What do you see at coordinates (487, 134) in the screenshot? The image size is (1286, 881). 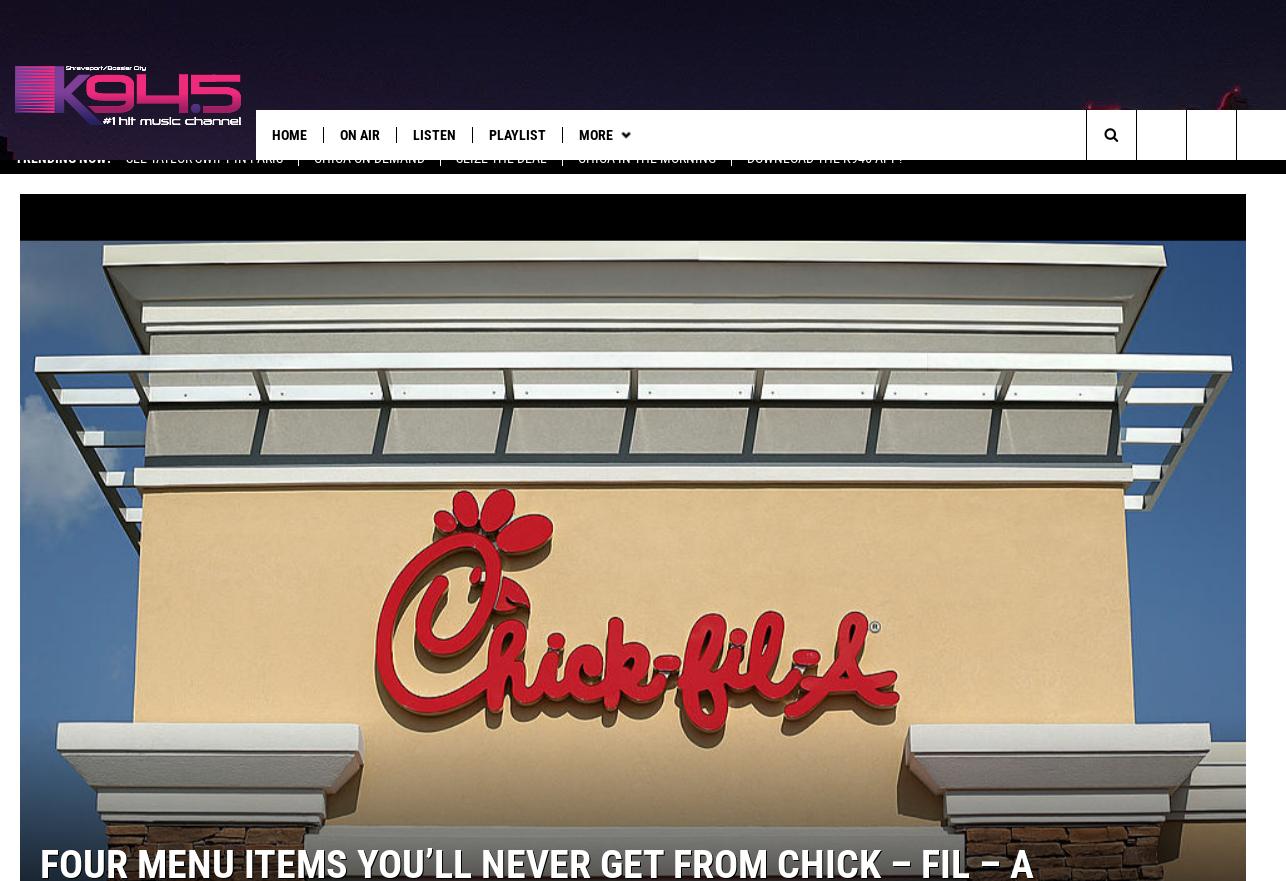 I see `'Playlist'` at bounding box center [487, 134].